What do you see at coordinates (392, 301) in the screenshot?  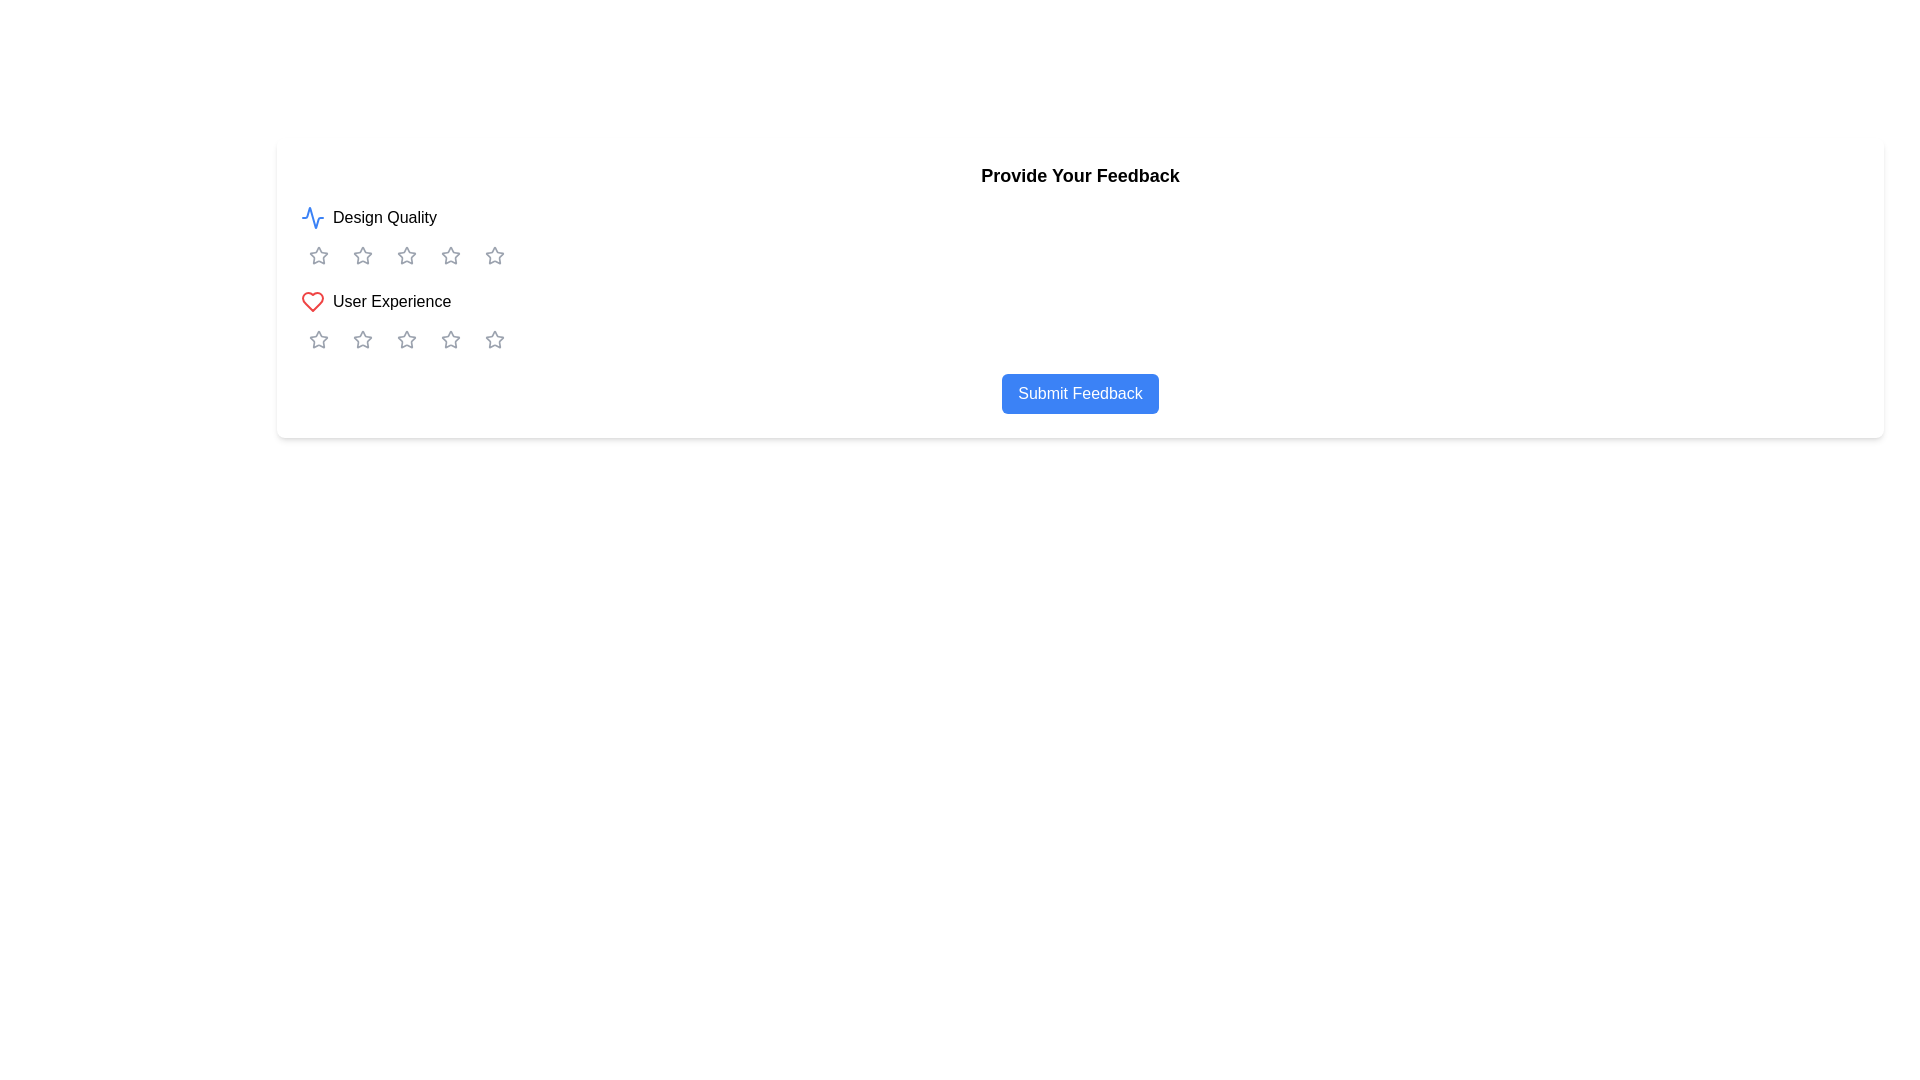 I see `the text label displaying 'User Experience'` at bounding box center [392, 301].